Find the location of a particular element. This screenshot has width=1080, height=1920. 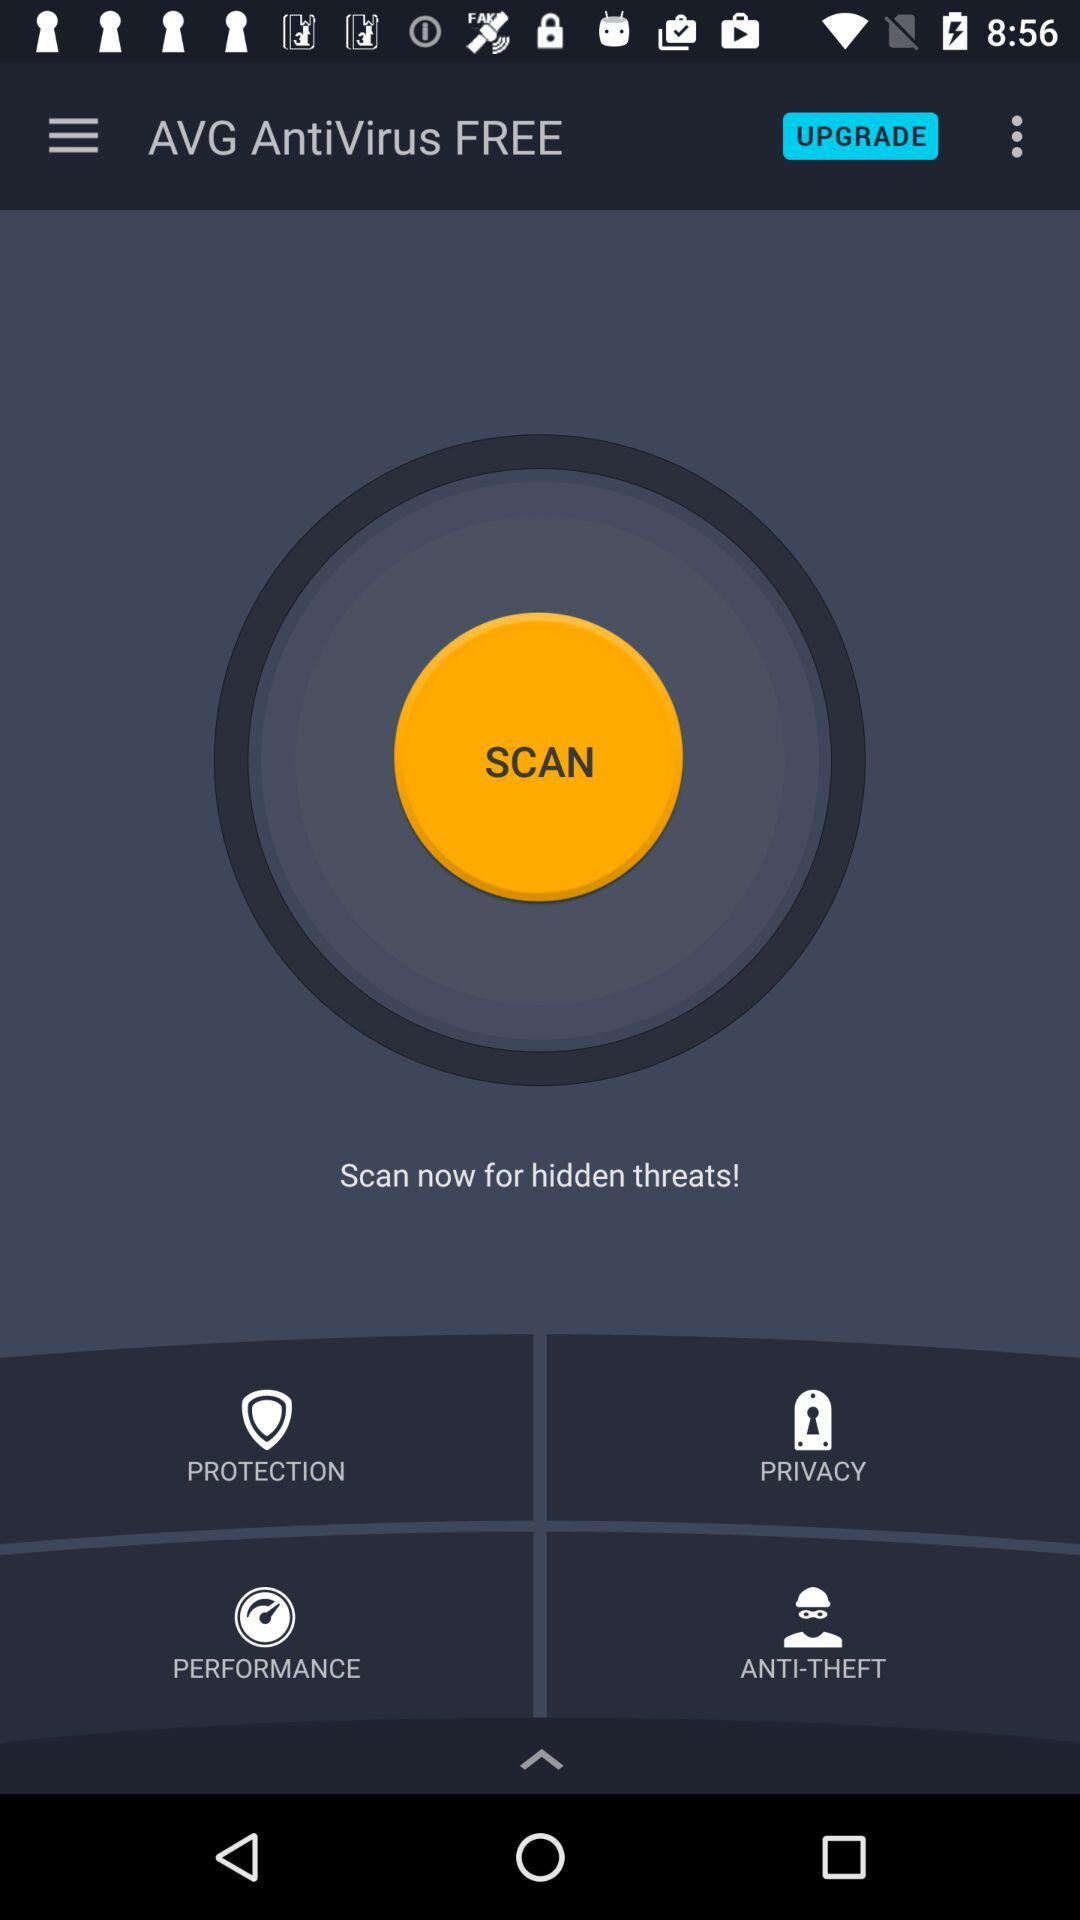

upgrade application to premium version is located at coordinates (859, 135).